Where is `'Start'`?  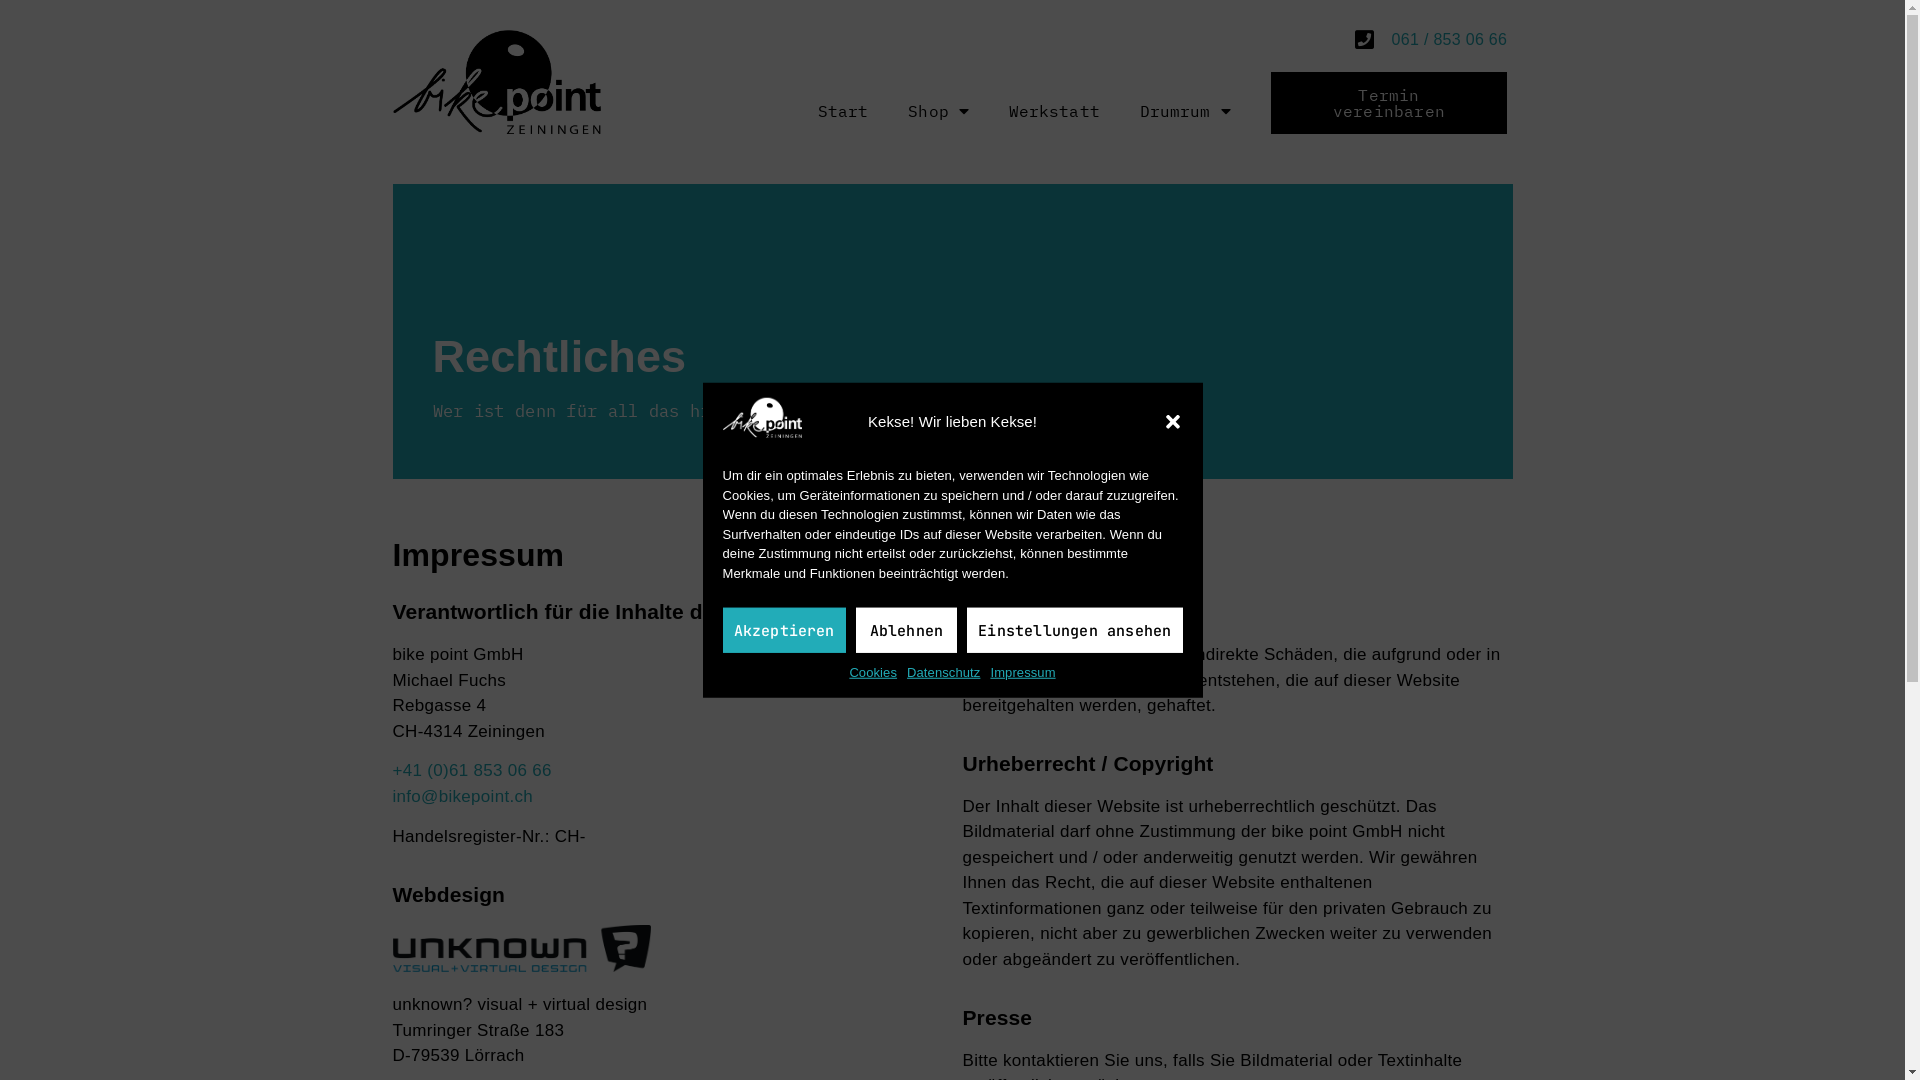
'Start' is located at coordinates (843, 111).